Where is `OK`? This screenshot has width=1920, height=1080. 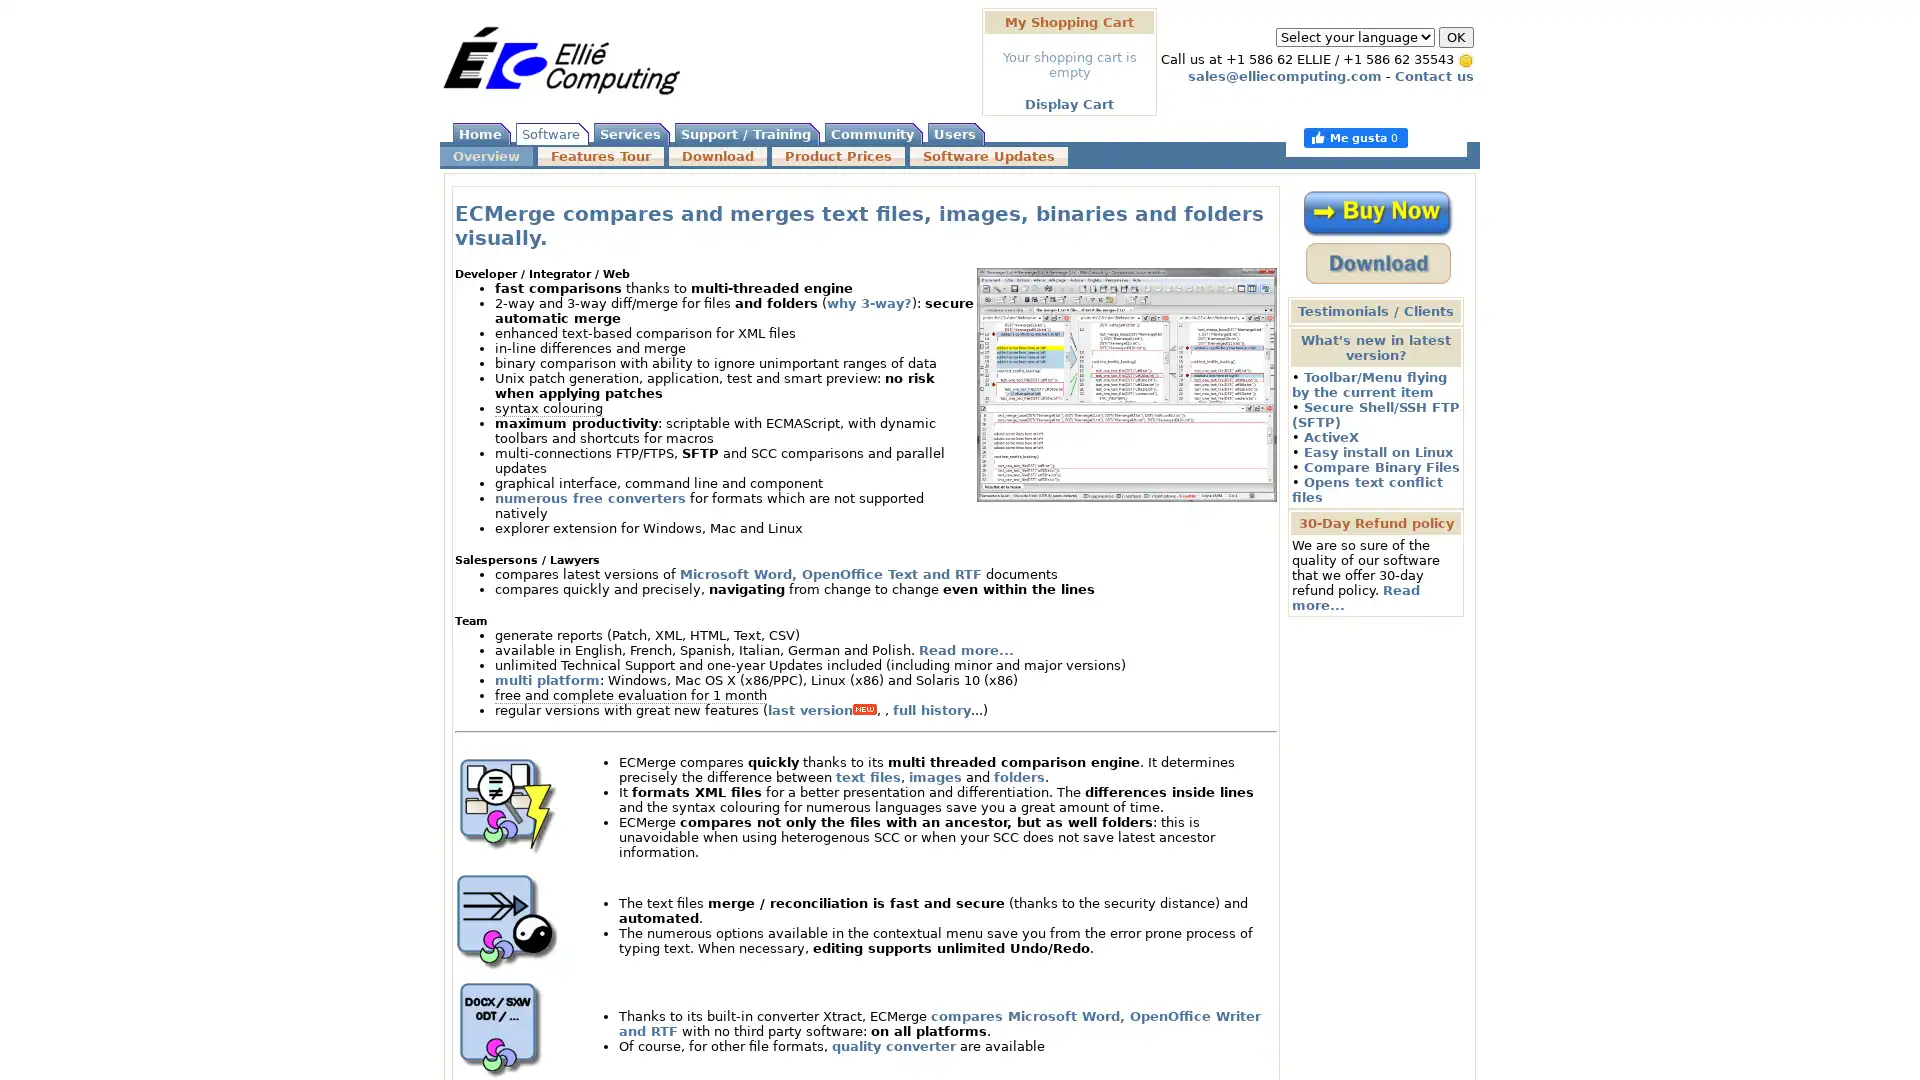 OK is located at coordinates (1456, 37).